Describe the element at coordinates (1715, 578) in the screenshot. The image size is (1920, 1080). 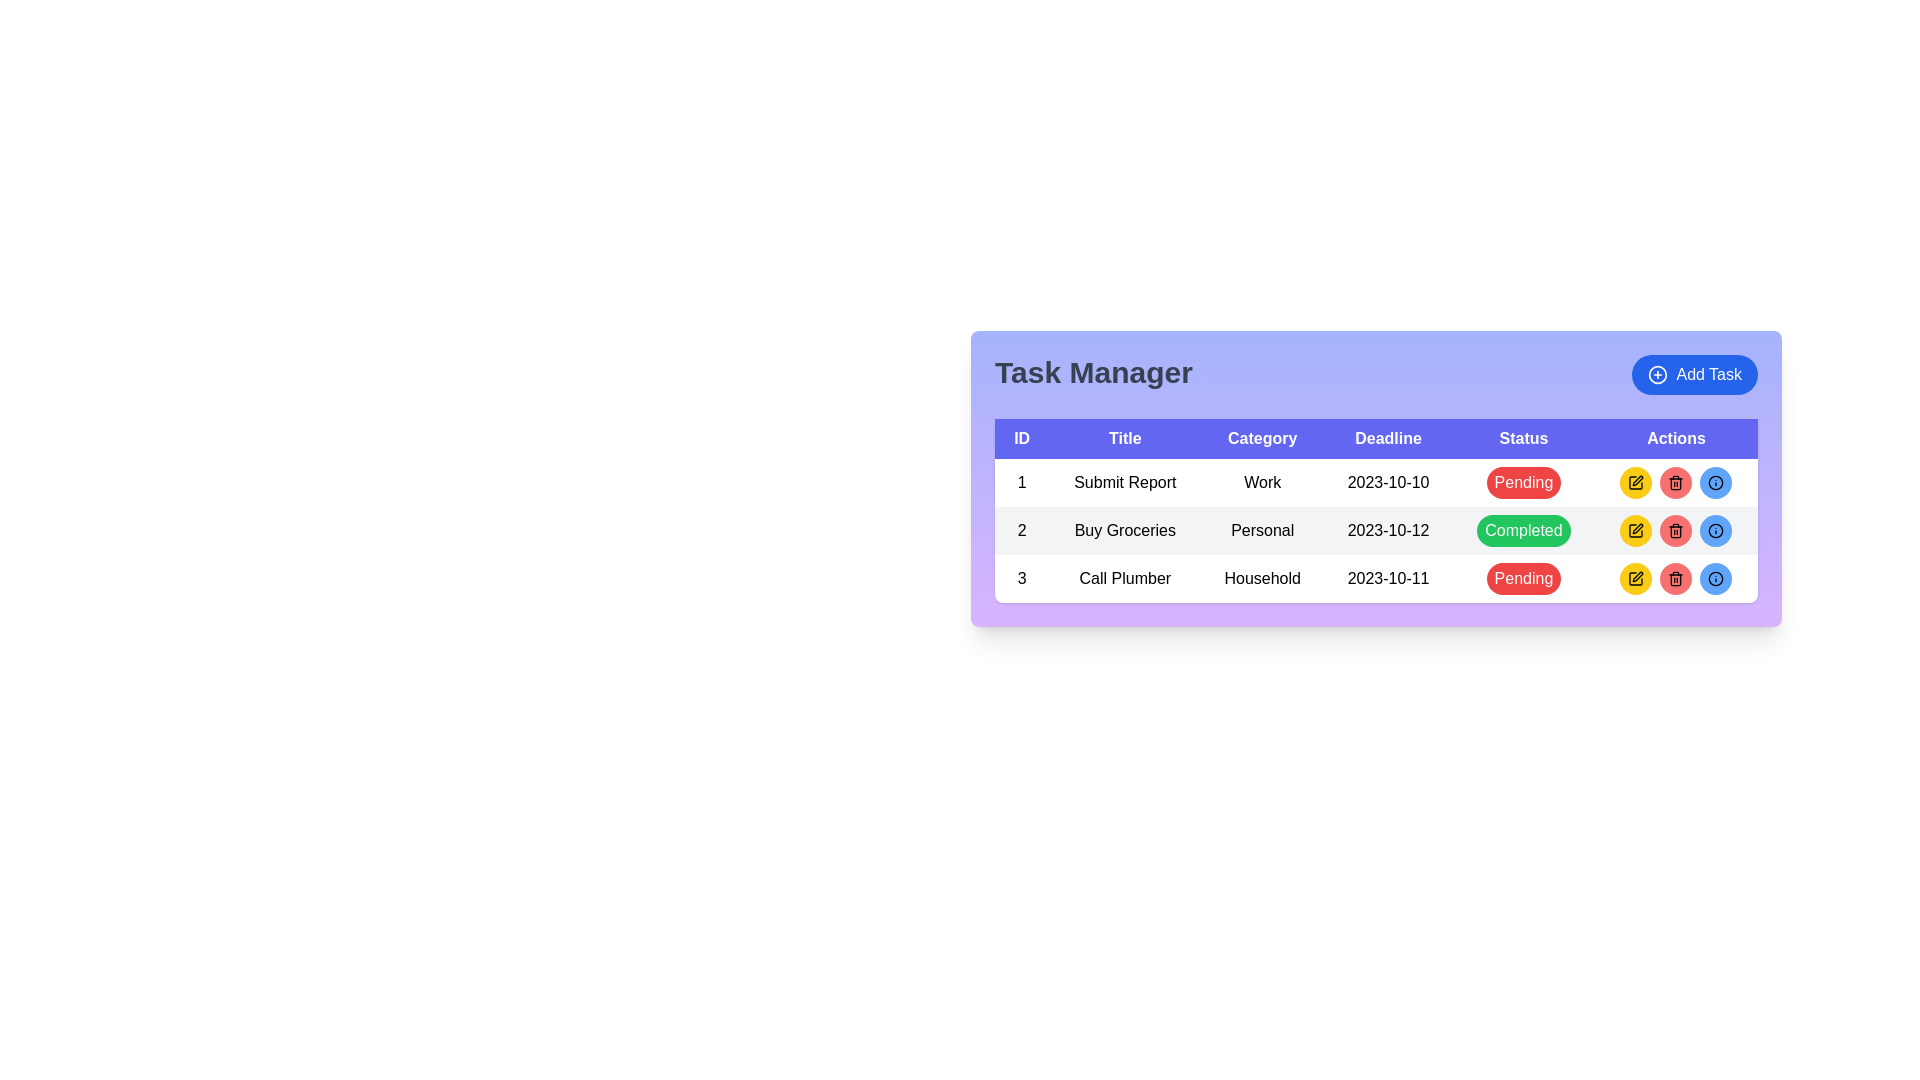
I see `the circular blue button with an information icon located in the 'Actions' column, third row of the table titled 'Call Plumber'` at that location.